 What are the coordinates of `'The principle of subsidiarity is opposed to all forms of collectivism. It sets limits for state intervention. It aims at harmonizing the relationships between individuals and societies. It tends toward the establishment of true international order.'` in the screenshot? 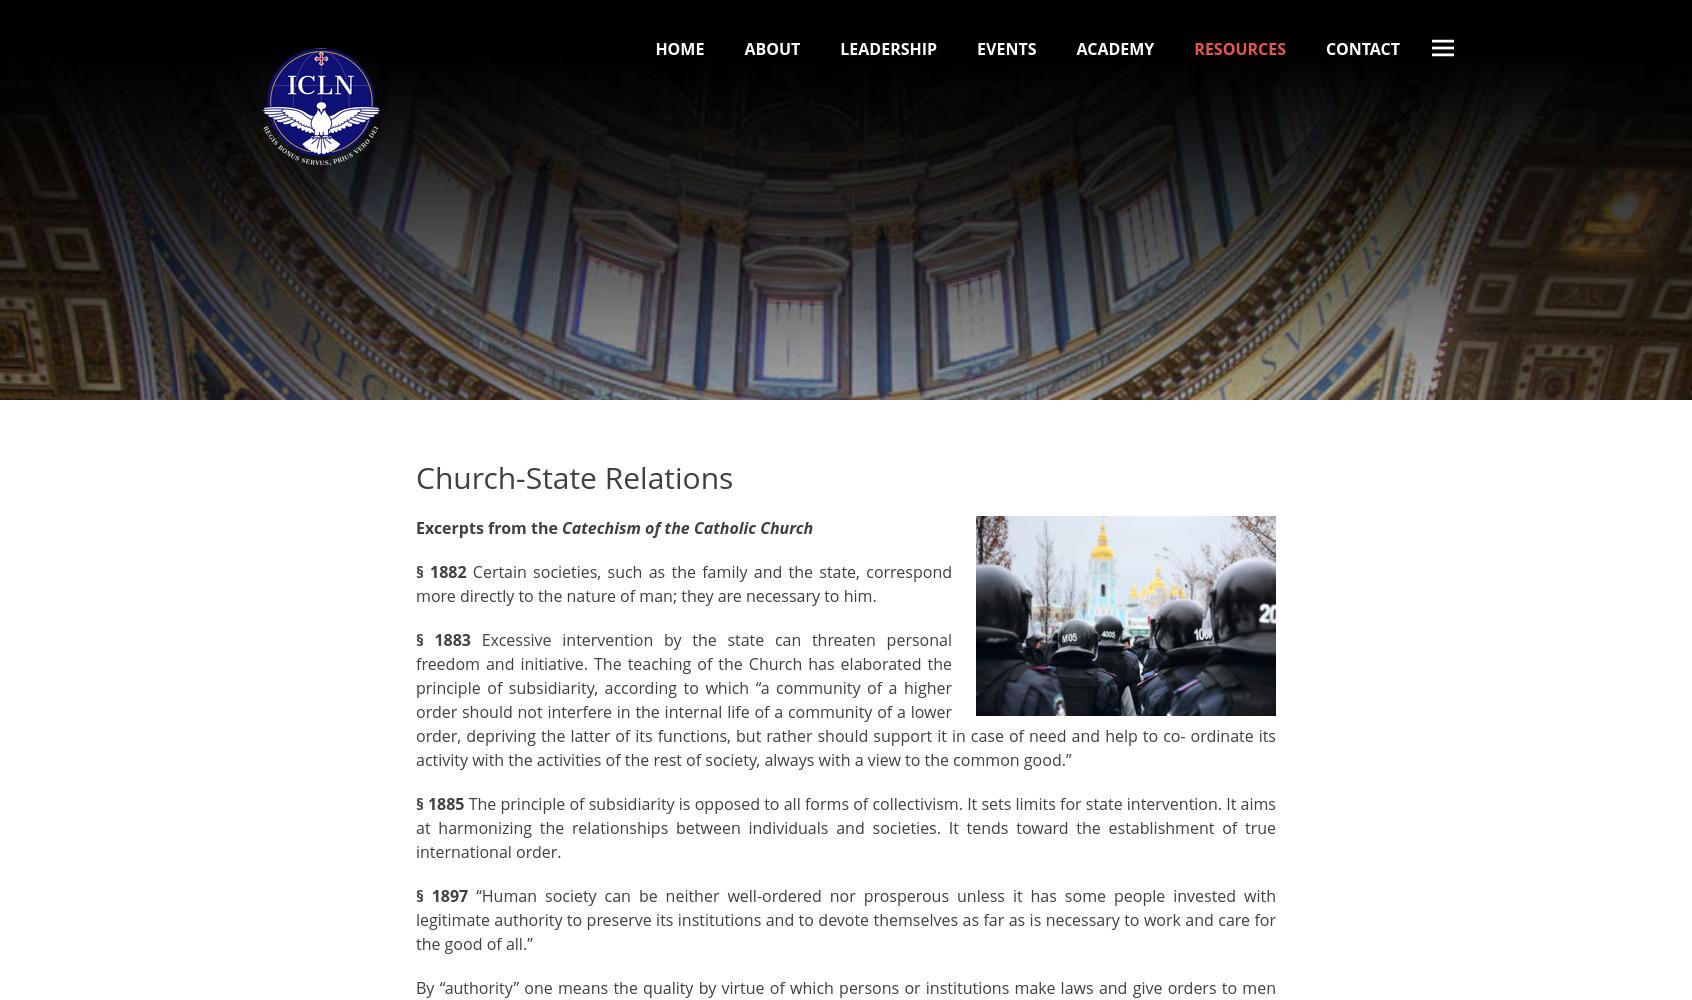 It's located at (846, 827).